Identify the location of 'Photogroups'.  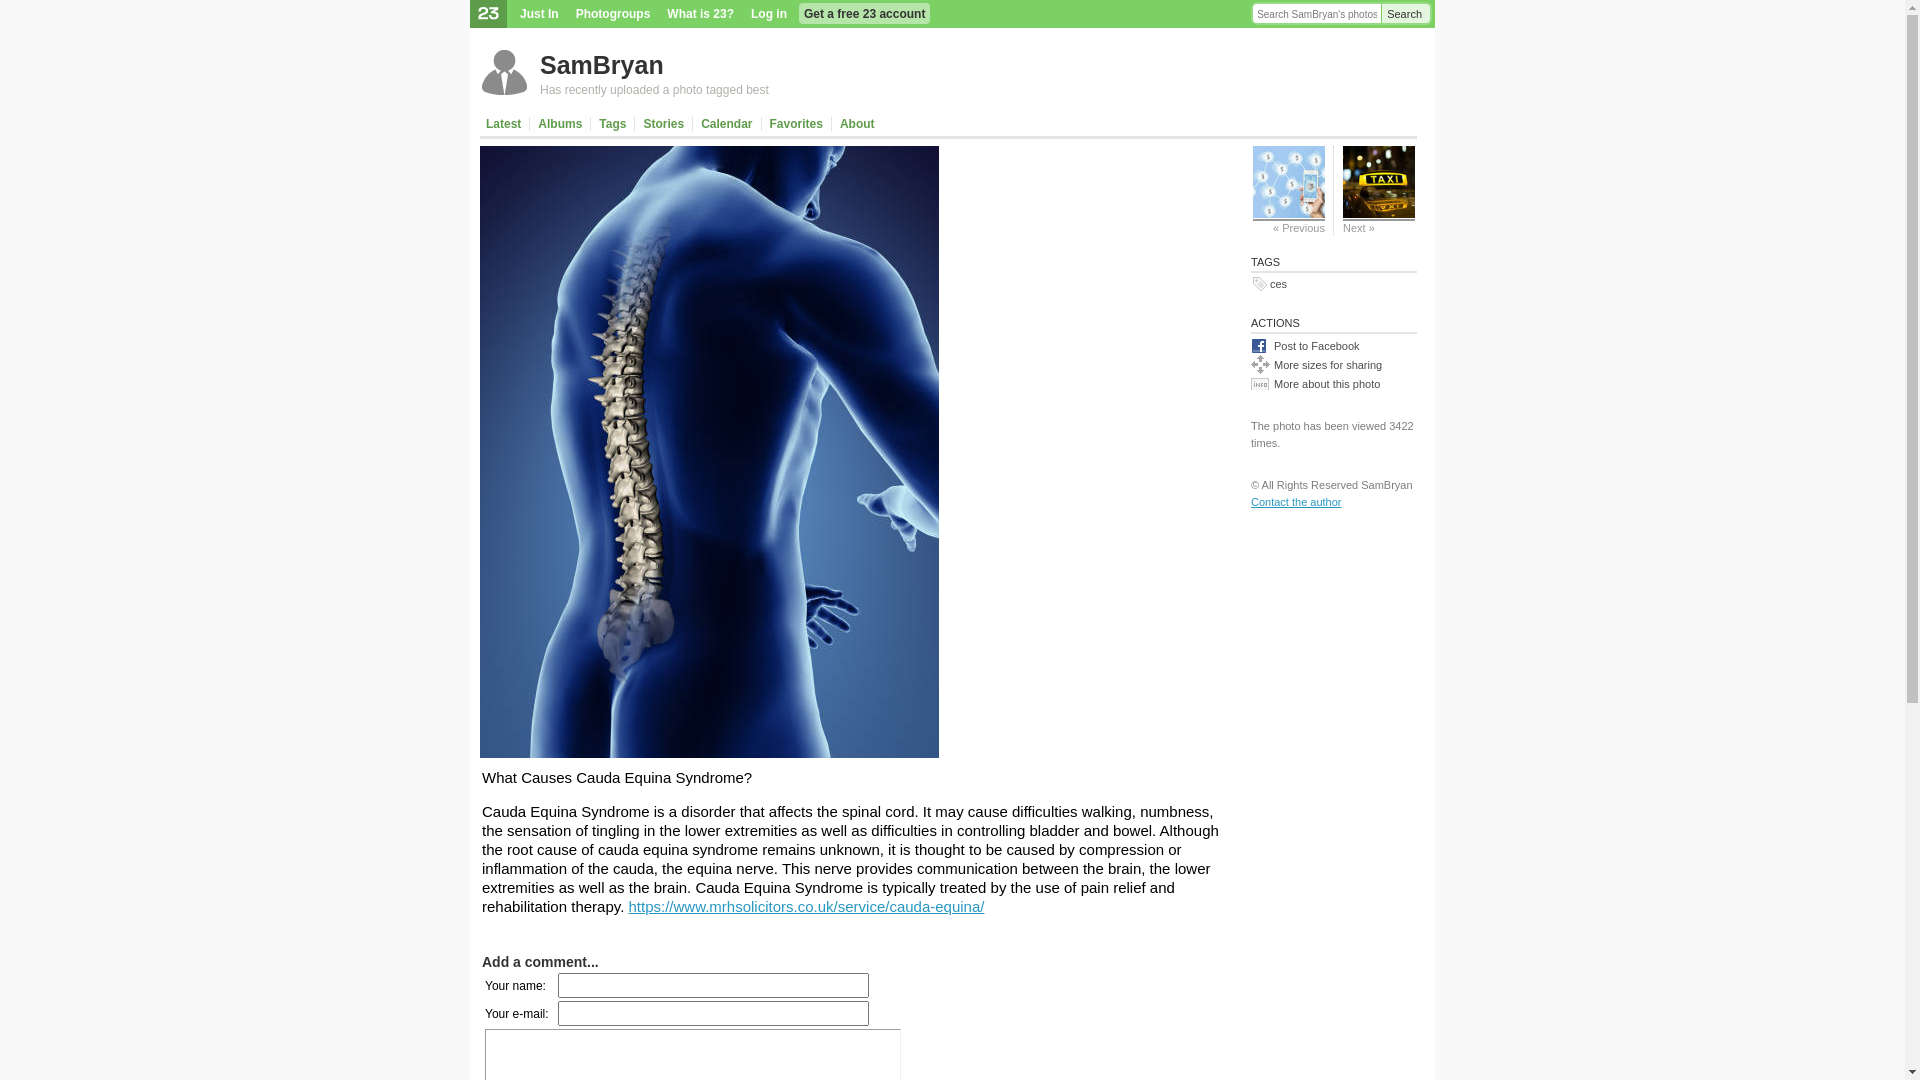
(612, 14).